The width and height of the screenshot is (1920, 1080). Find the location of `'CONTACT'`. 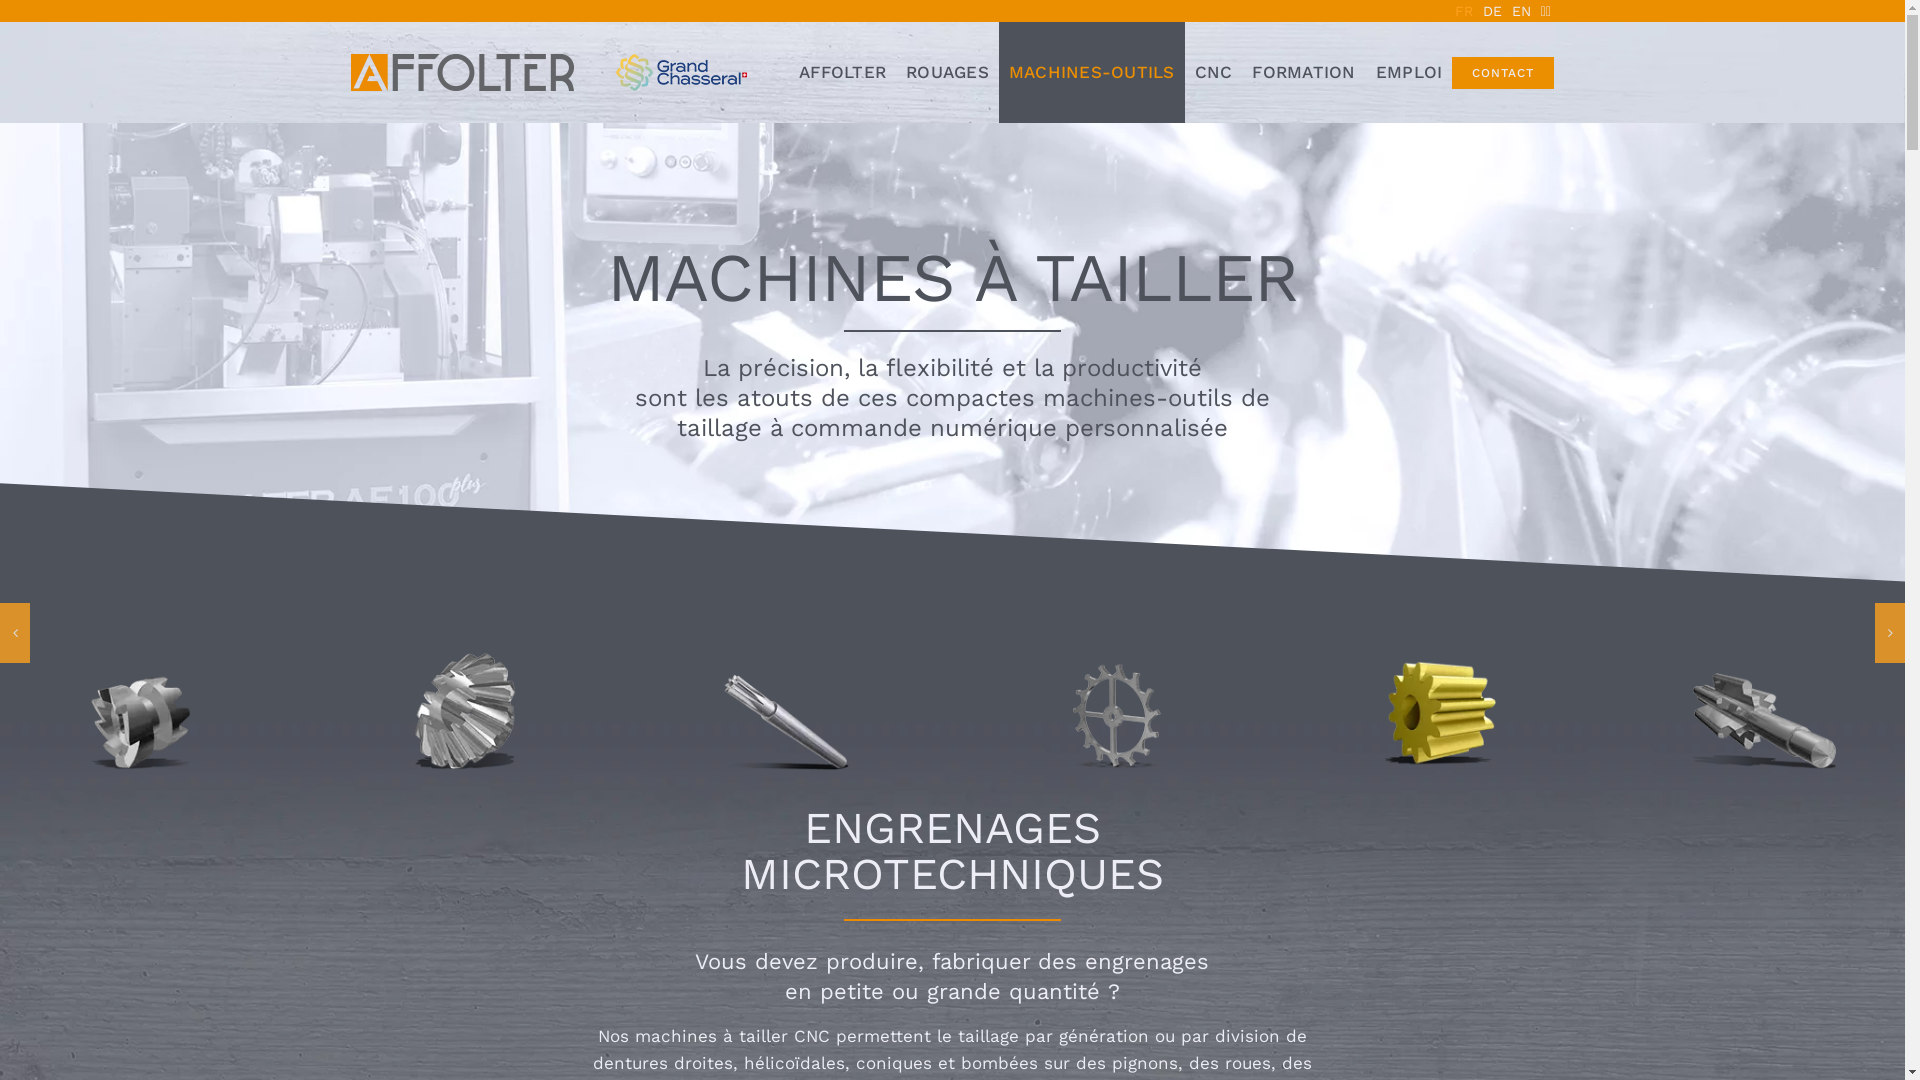

'CONTACT' is located at coordinates (1502, 72).